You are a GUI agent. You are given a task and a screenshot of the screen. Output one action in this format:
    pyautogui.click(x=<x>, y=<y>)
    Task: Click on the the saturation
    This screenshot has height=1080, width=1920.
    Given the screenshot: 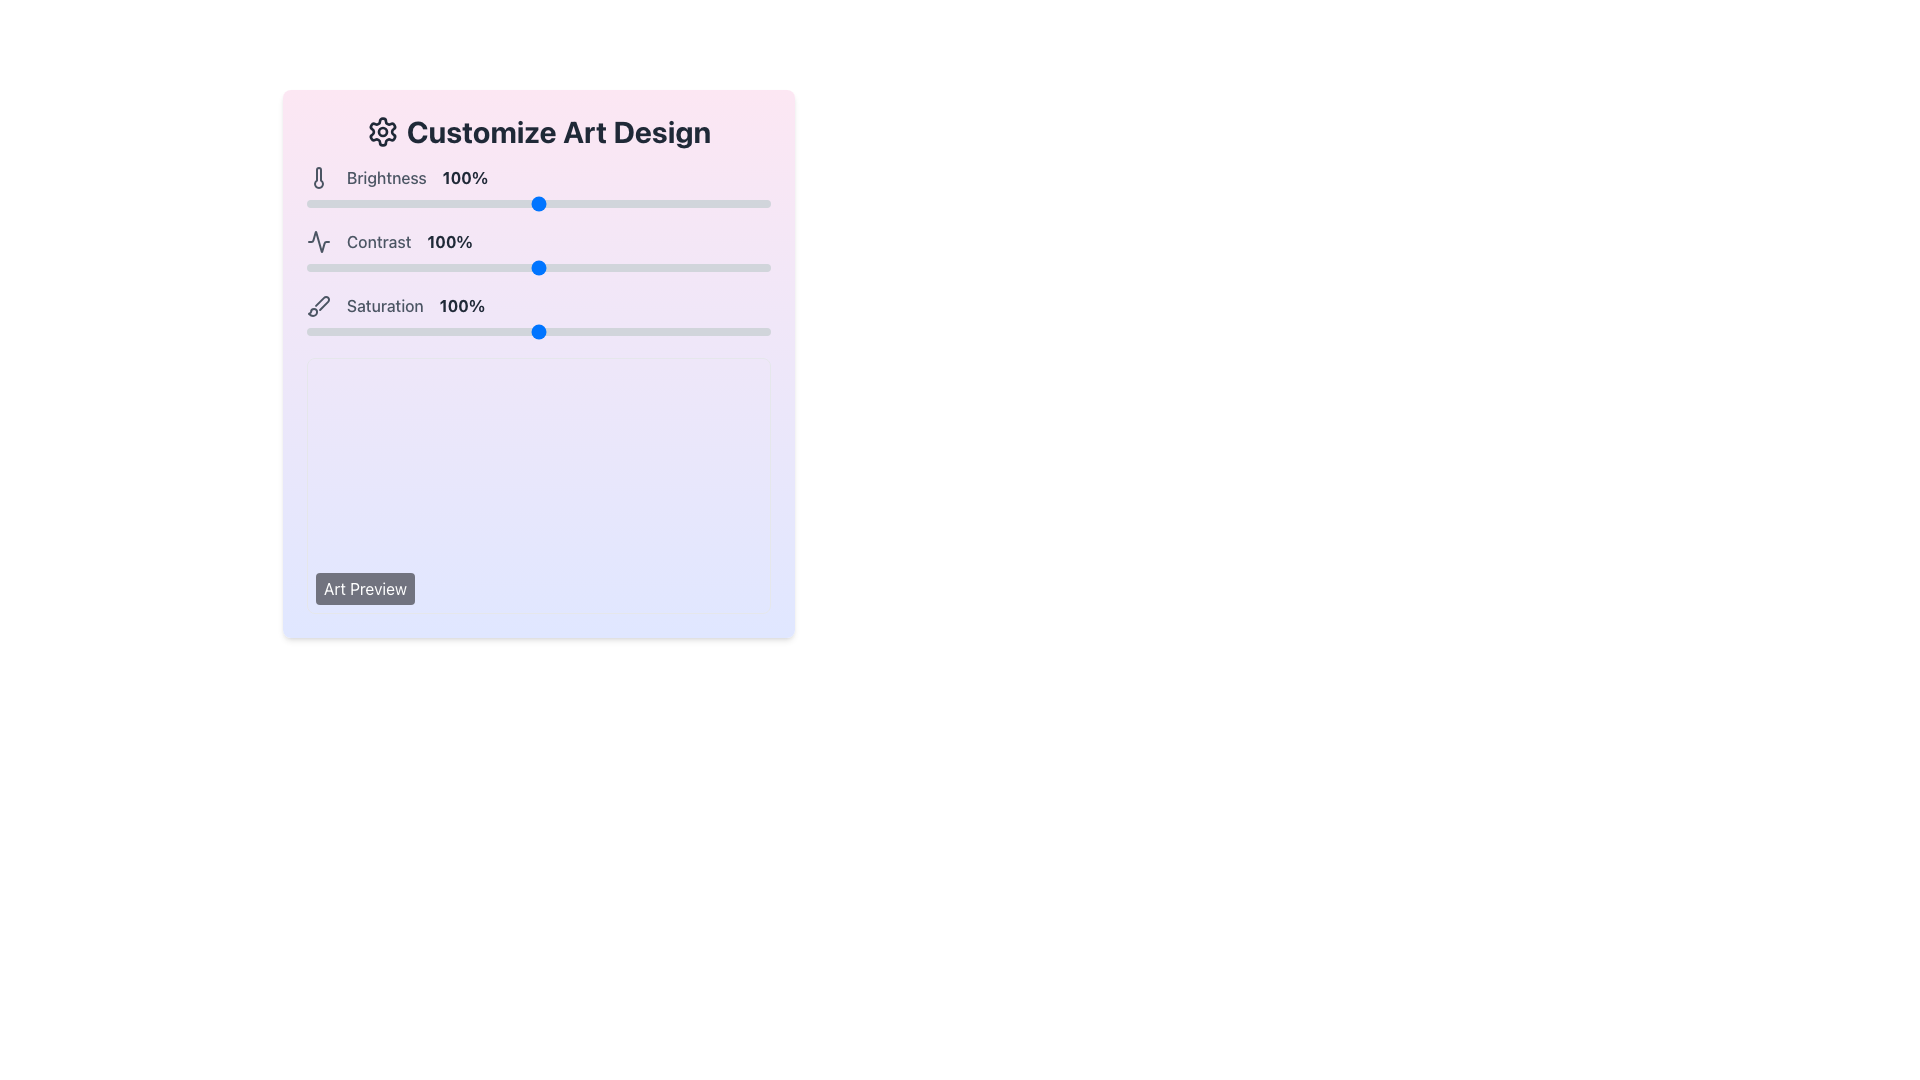 What is the action you would take?
    pyautogui.click(x=310, y=330)
    